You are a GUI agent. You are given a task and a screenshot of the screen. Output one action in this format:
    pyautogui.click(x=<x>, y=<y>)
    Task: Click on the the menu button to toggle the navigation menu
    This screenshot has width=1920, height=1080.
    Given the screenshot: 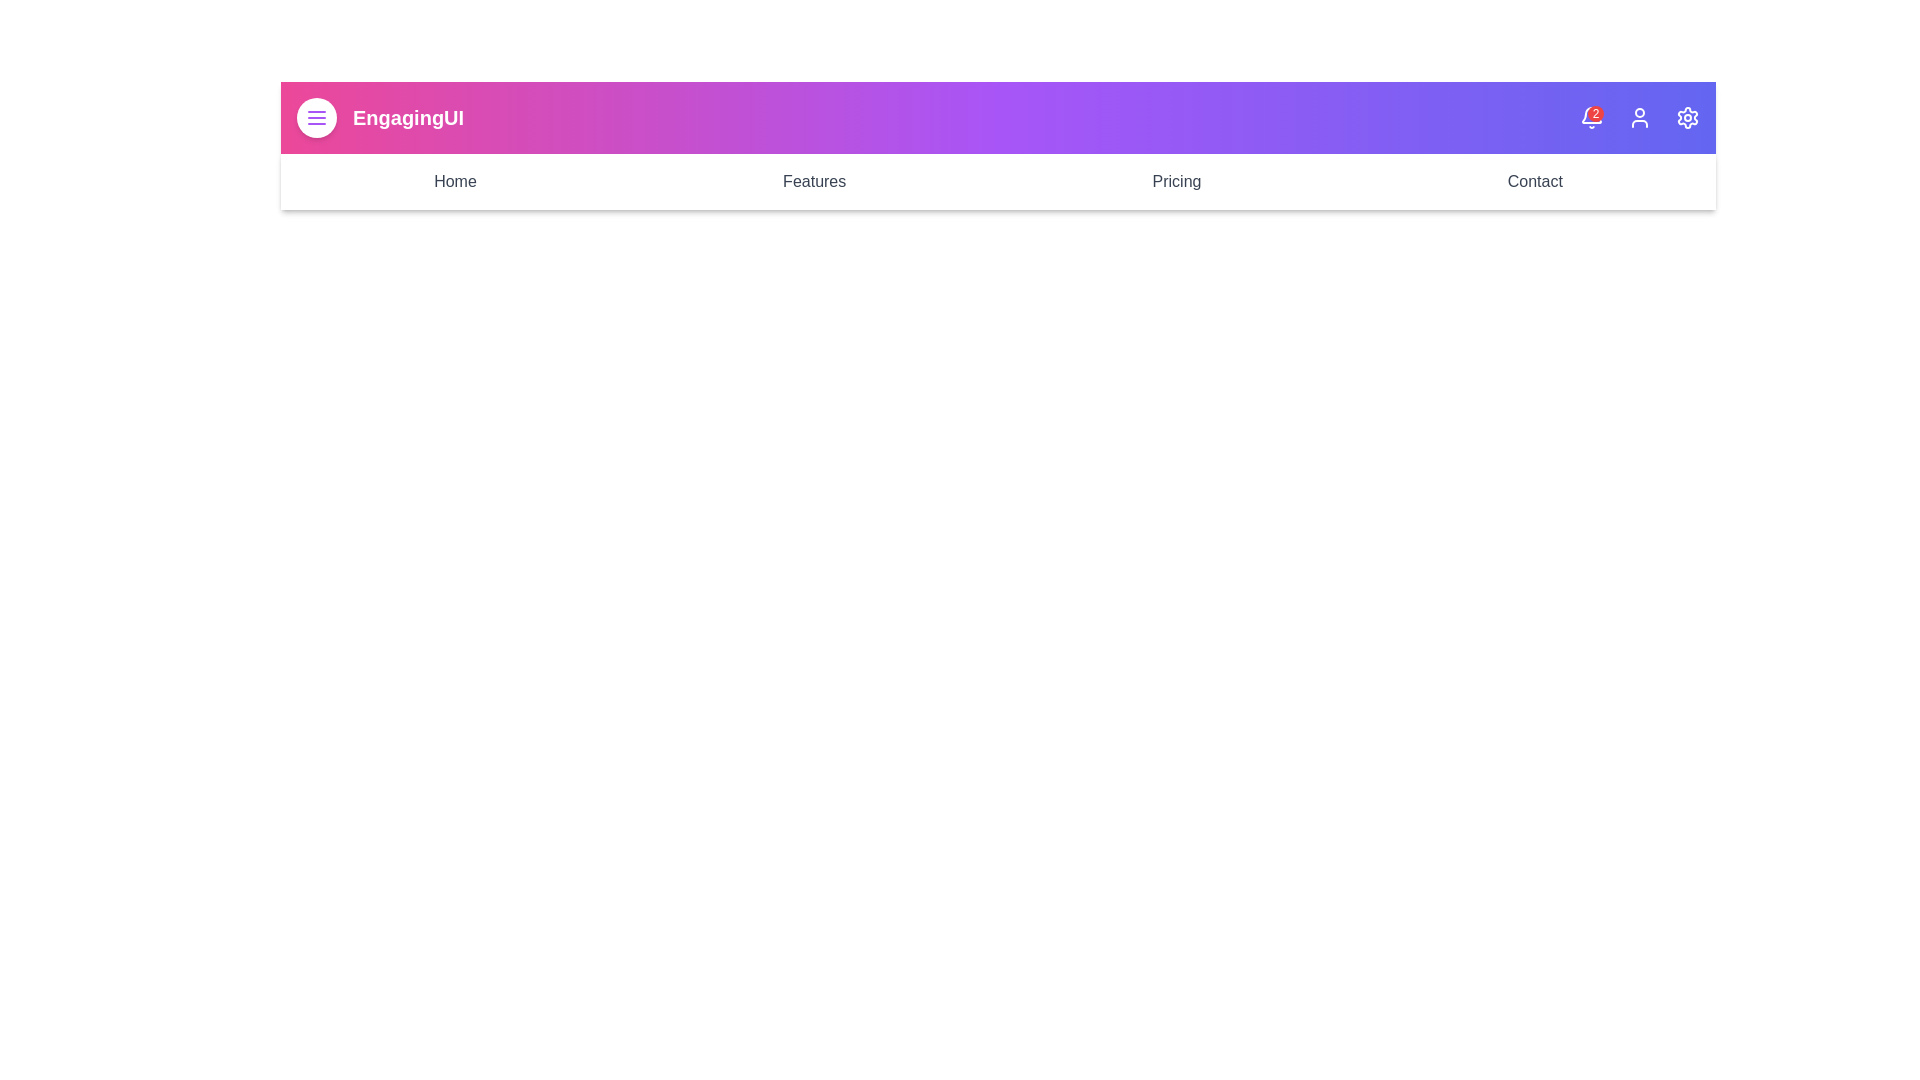 What is the action you would take?
    pyautogui.click(x=315, y=118)
    